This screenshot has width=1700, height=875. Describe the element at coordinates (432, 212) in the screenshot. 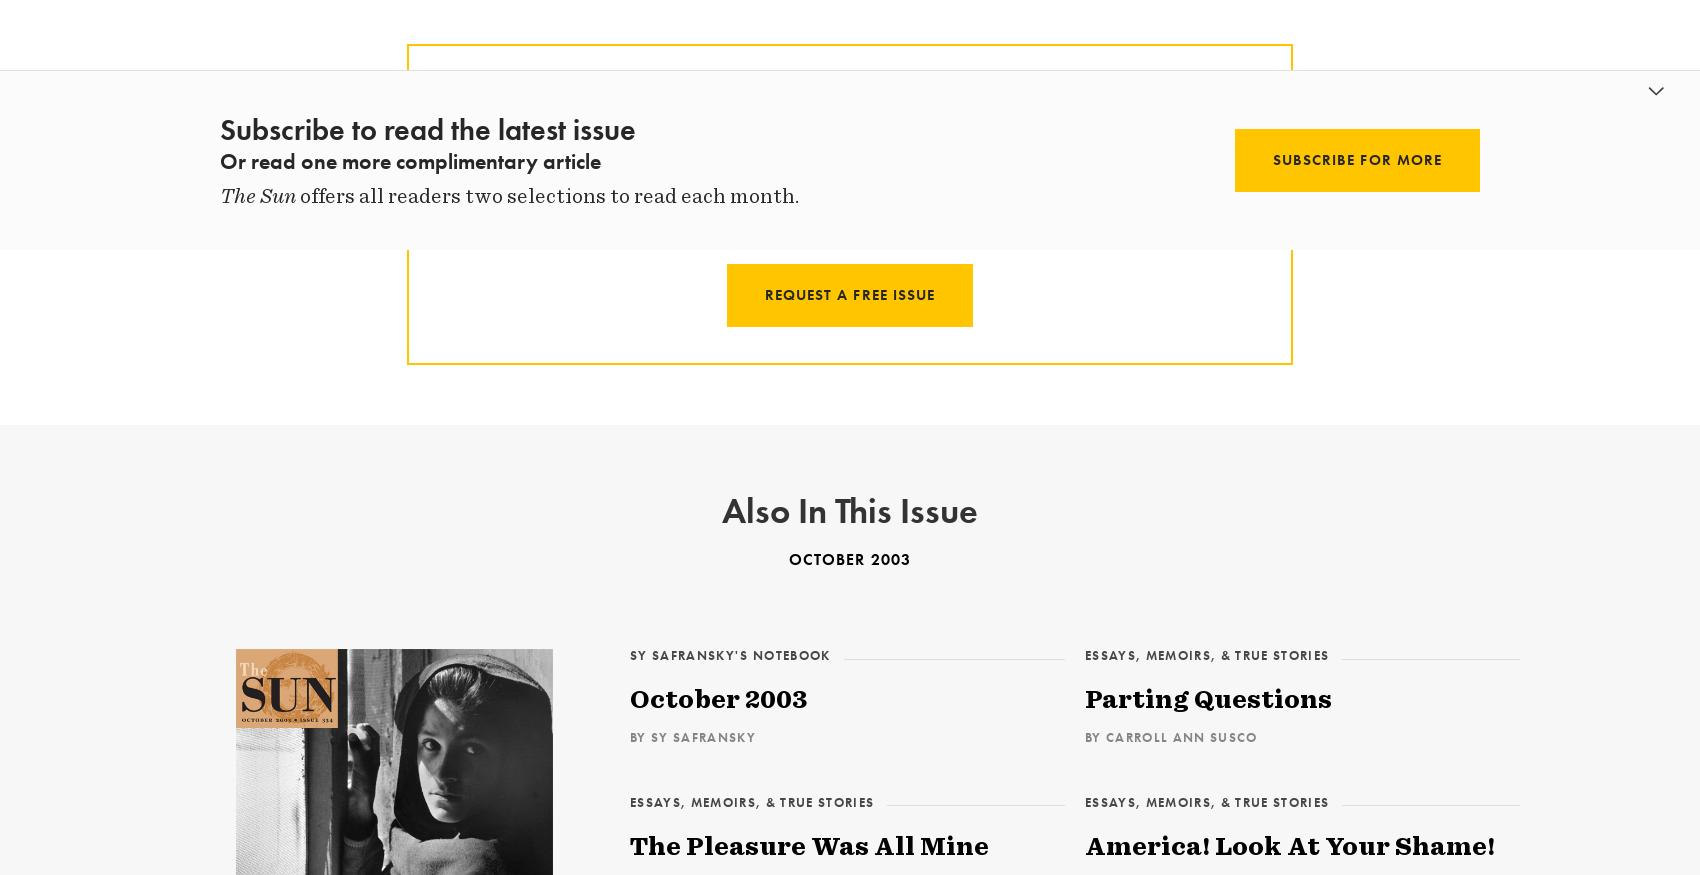

I see `'Request a free trial, and we’ll mail you a print copy of this month’s issue. Plus you’ll get full online access — including 50 years of archives.'` at that location.